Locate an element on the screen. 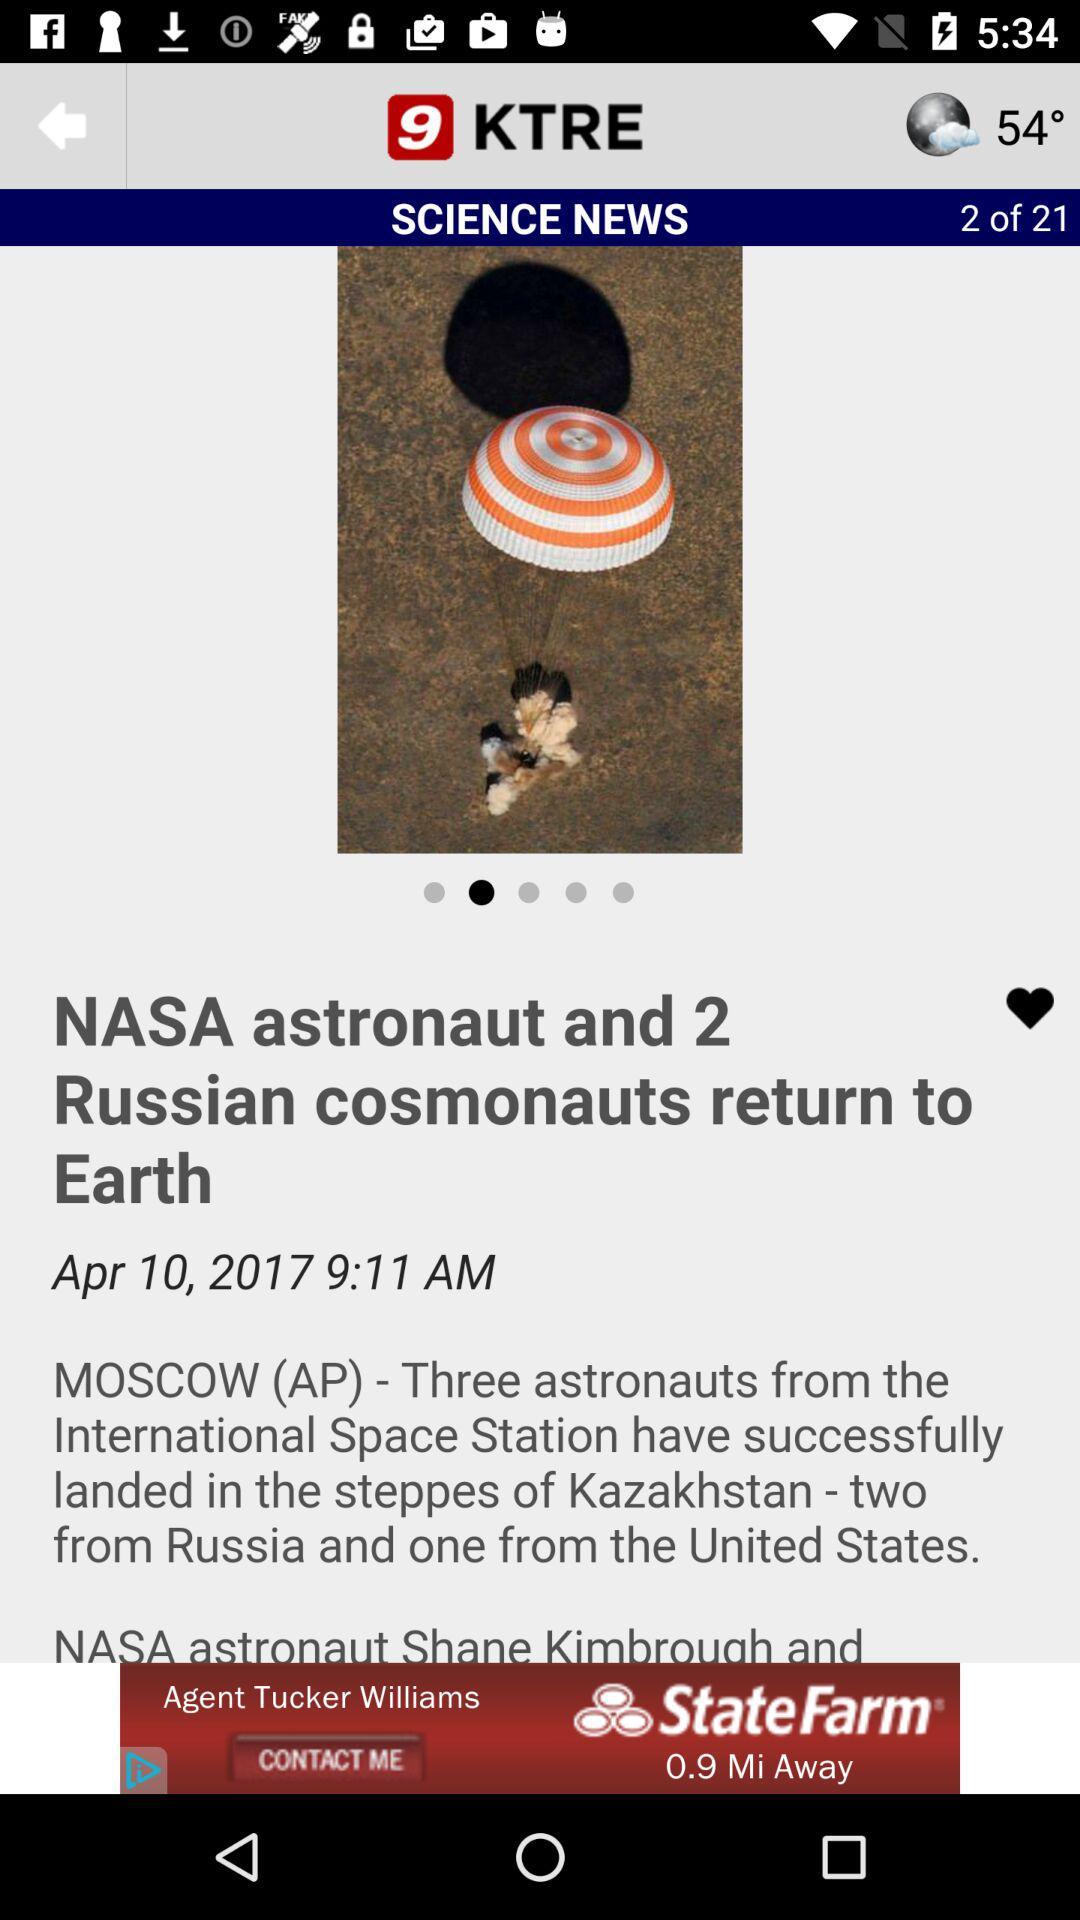  the favorite icon is located at coordinates (1017, 1008).